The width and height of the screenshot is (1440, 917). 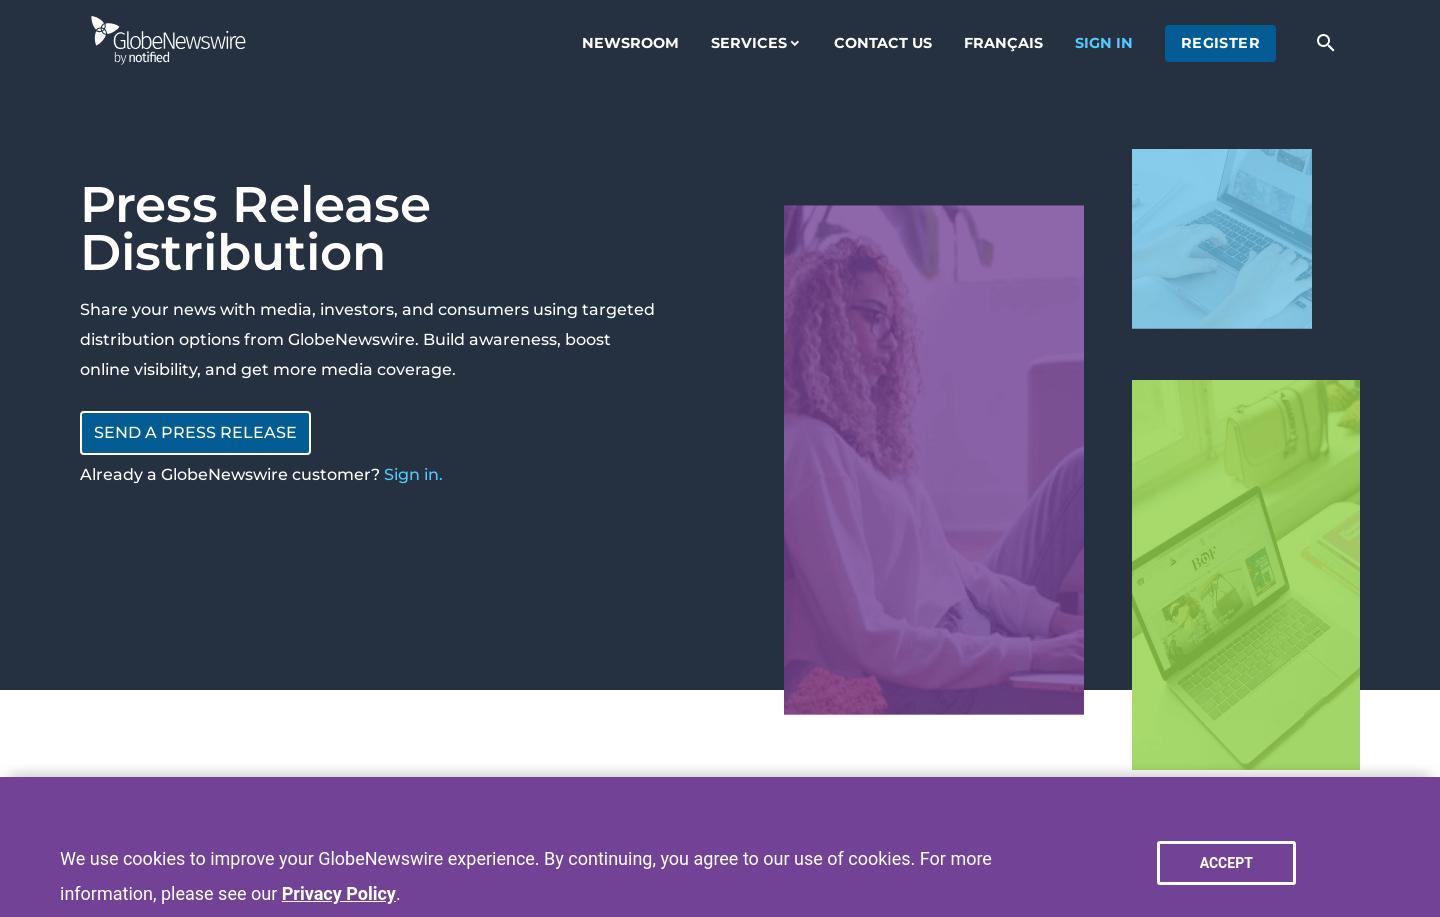 What do you see at coordinates (961, 41) in the screenshot?
I see `'Français'` at bounding box center [961, 41].